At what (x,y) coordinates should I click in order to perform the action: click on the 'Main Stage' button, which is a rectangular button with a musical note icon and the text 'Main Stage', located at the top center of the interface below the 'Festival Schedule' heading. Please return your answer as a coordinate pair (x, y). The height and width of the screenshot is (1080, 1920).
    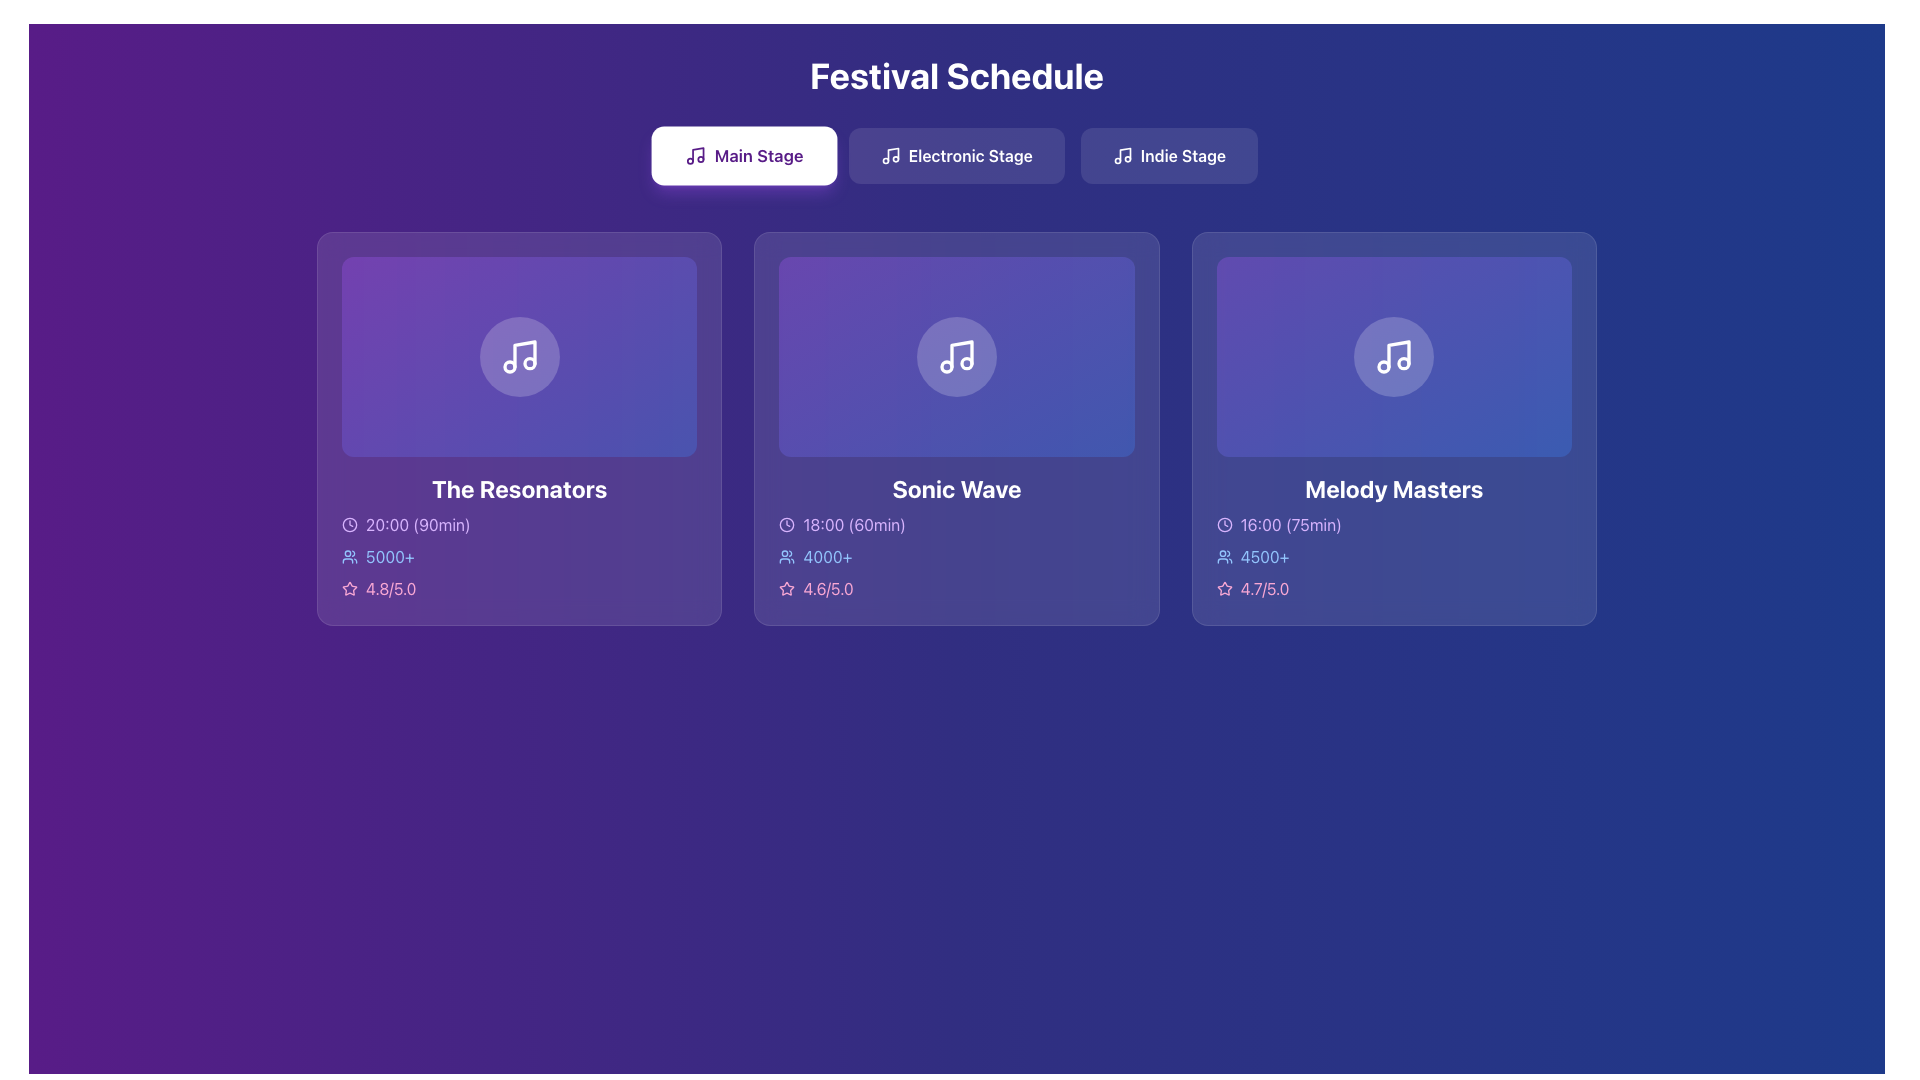
    Looking at the image, I should click on (743, 154).